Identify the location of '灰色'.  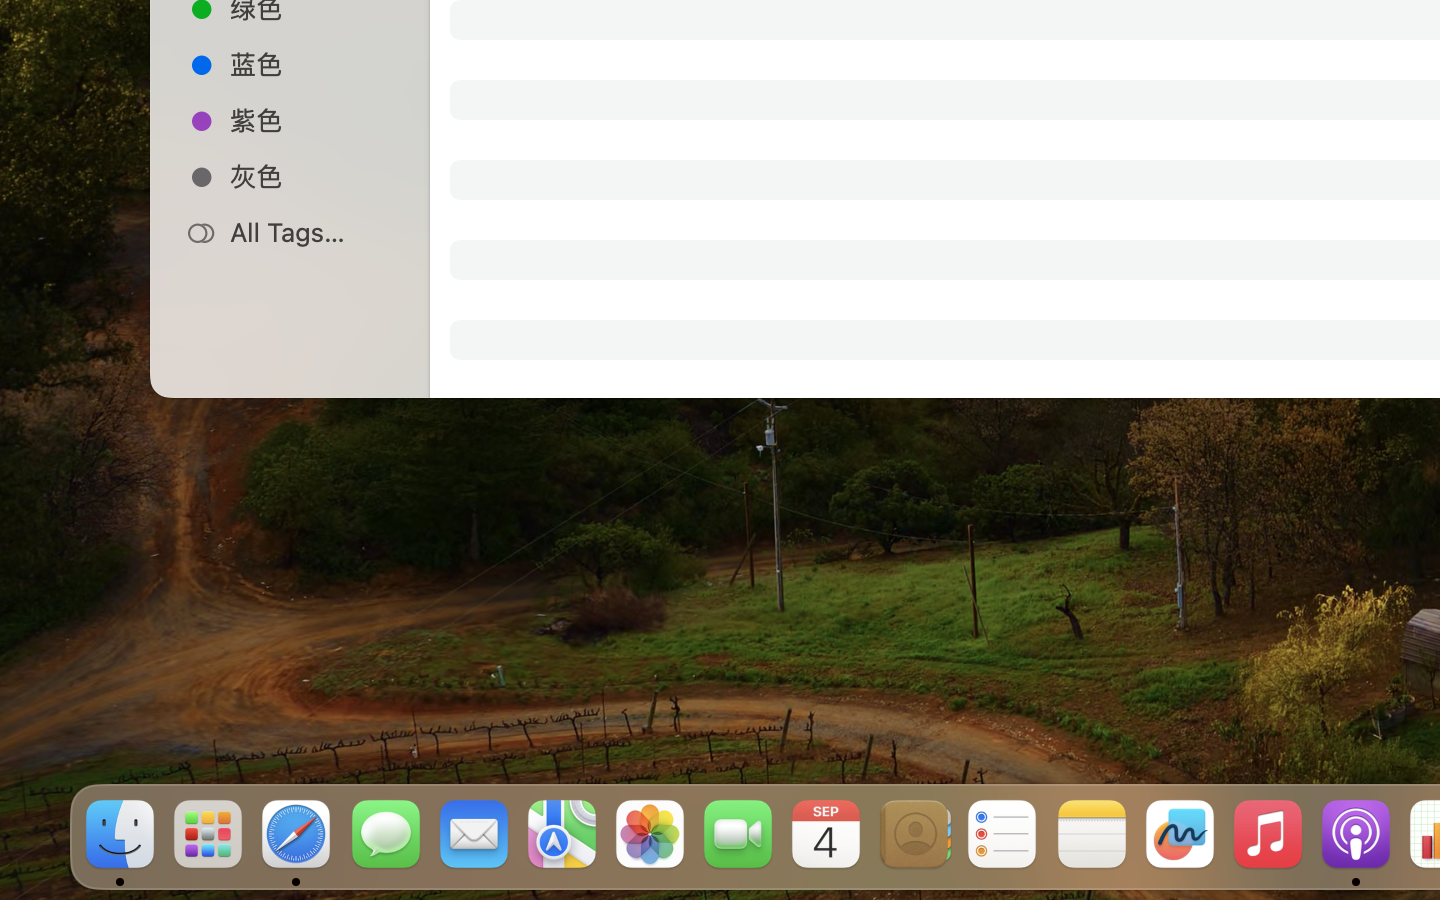
(311, 176).